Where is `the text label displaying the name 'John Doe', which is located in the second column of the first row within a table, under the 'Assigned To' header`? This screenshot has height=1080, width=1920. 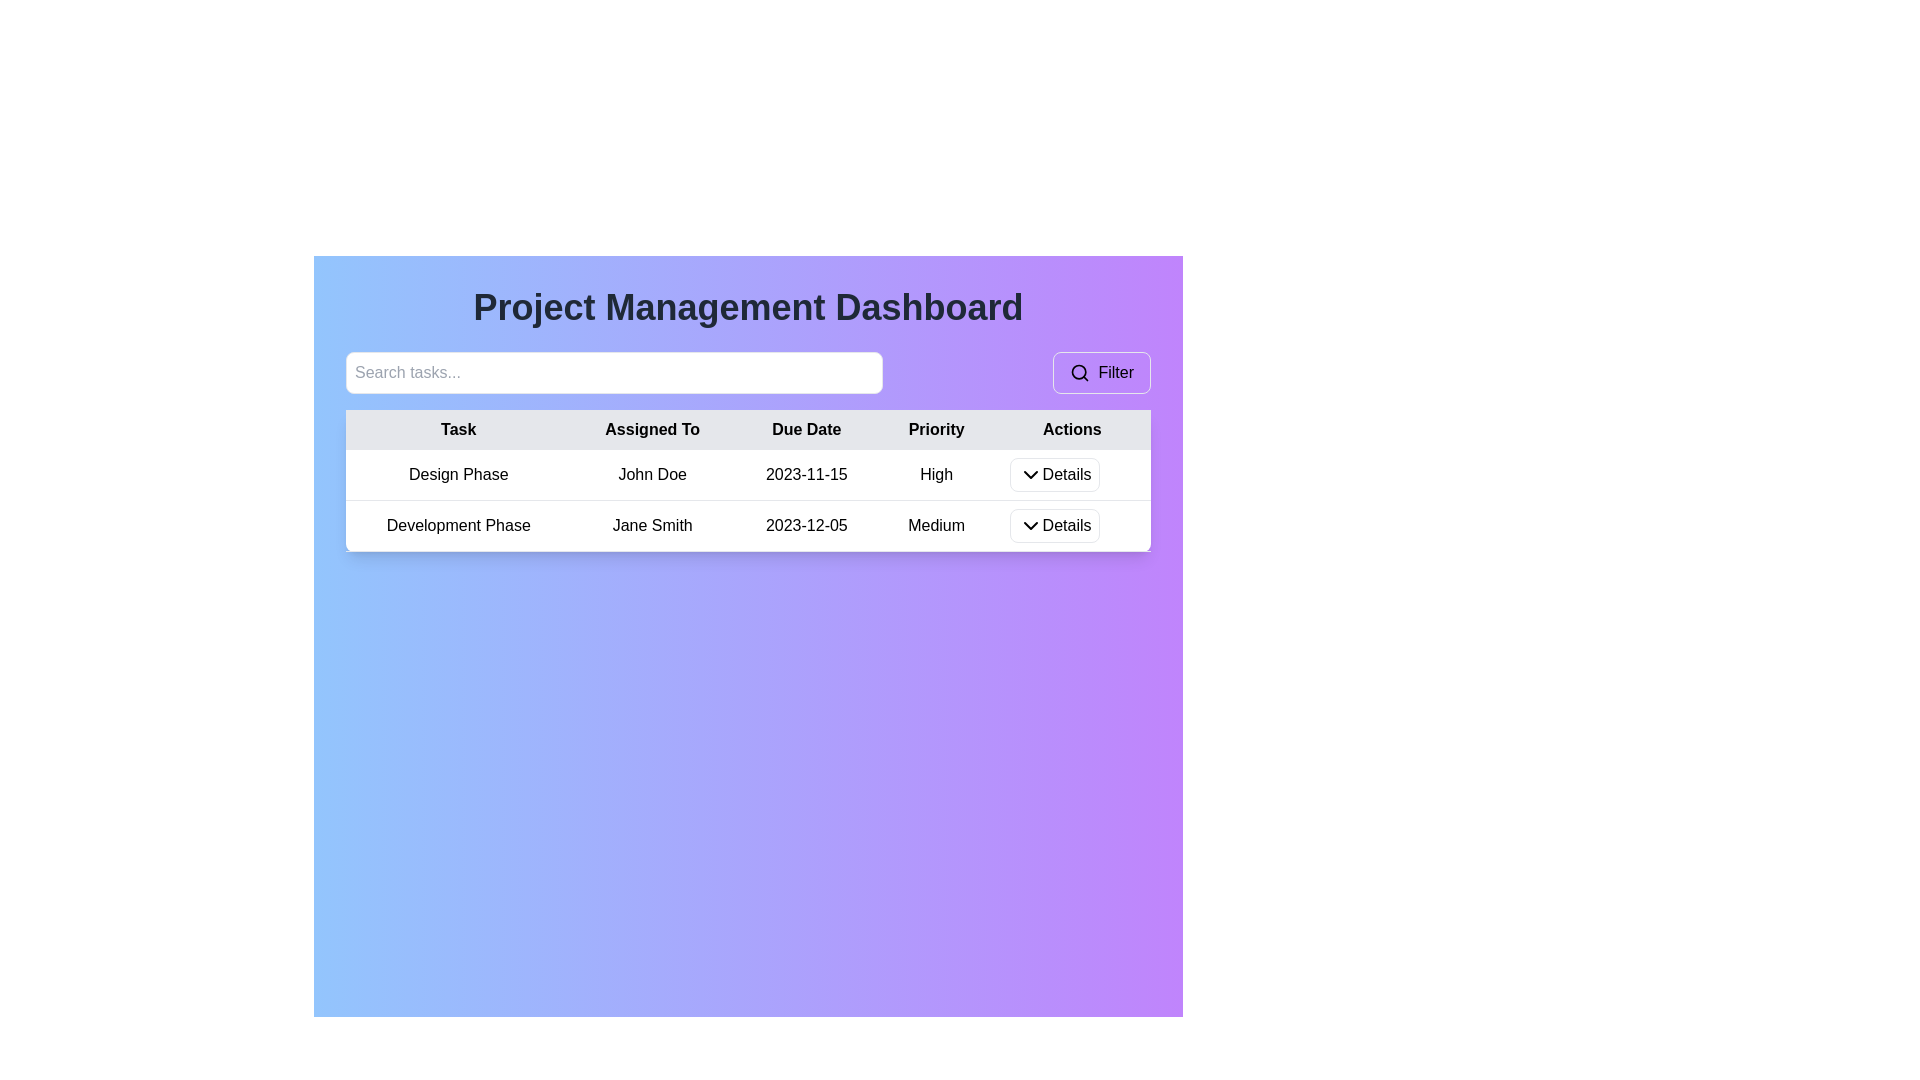 the text label displaying the name 'John Doe', which is located in the second column of the first row within a table, under the 'Assigned To' header is located at coordinates (652, 475).